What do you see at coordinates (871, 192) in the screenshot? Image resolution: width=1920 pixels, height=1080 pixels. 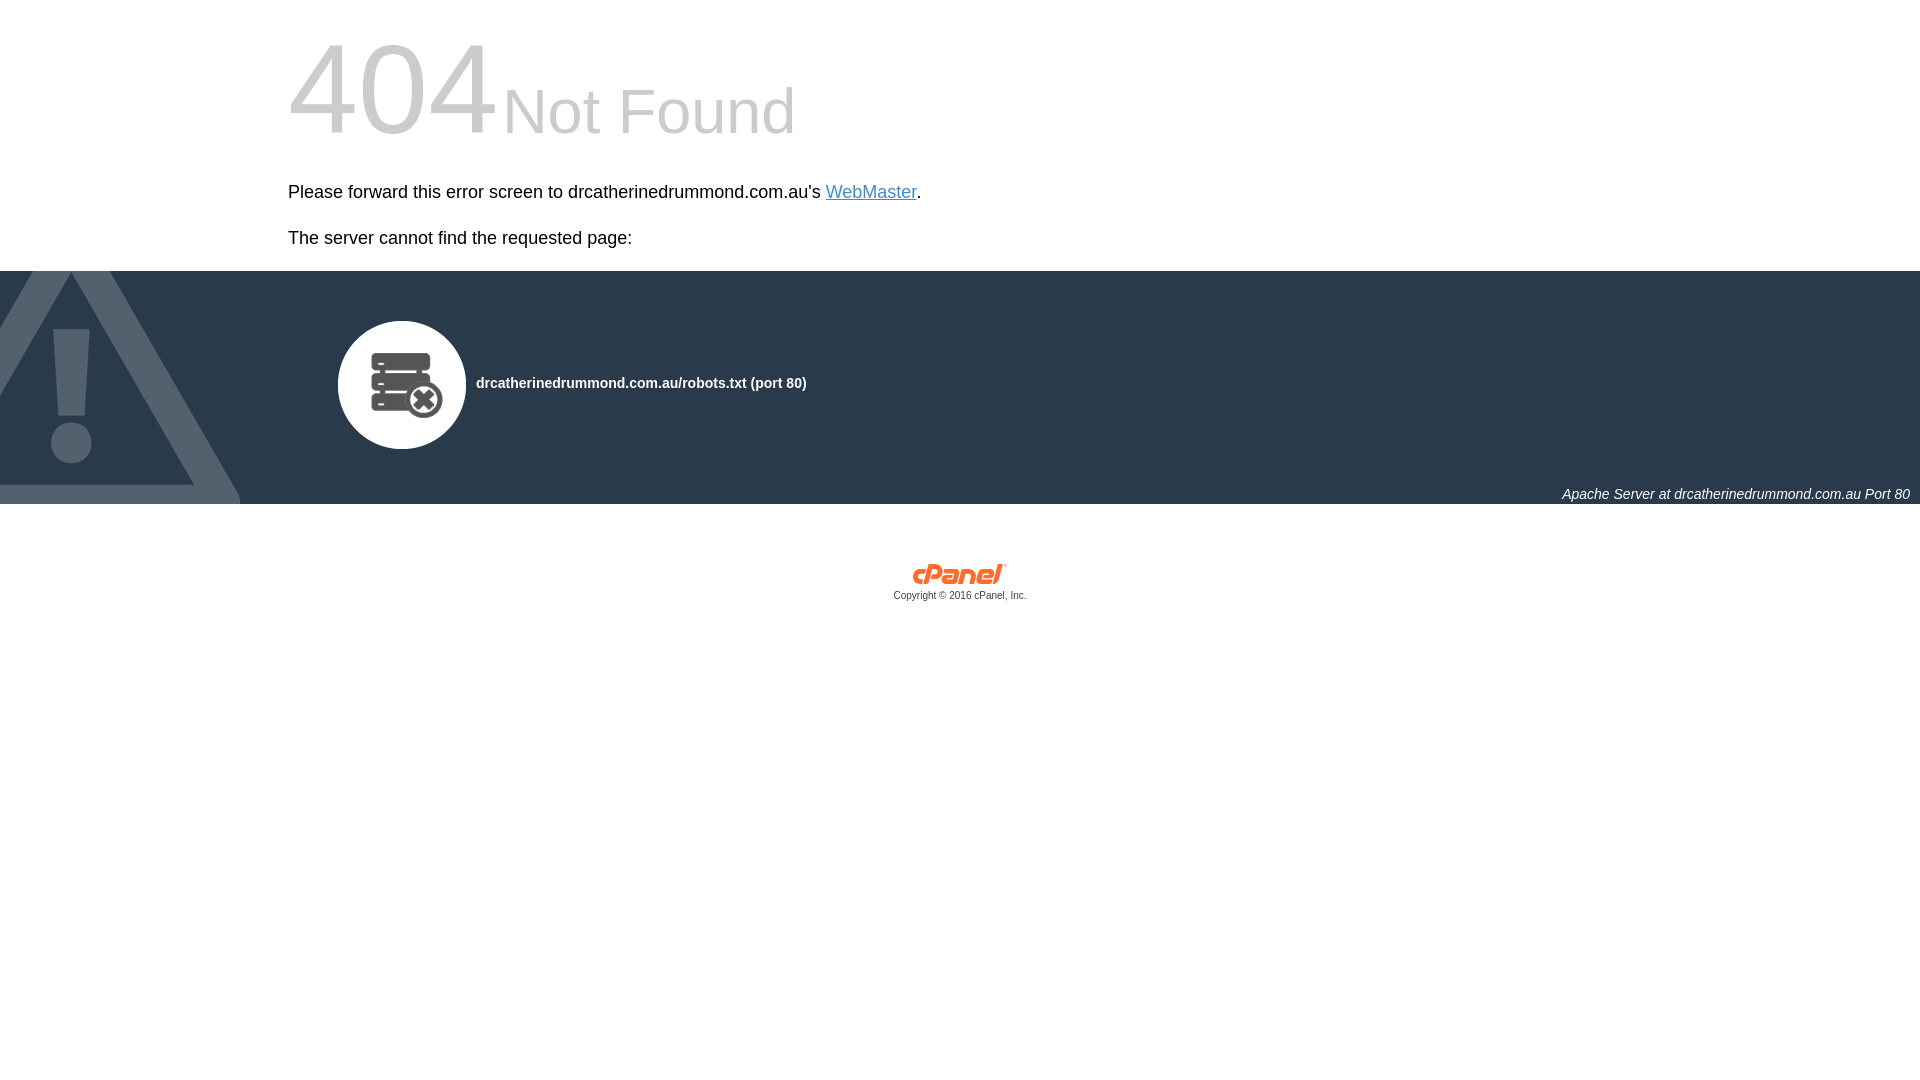 I see `'WebMaster'` at bounding box center [871, 192].